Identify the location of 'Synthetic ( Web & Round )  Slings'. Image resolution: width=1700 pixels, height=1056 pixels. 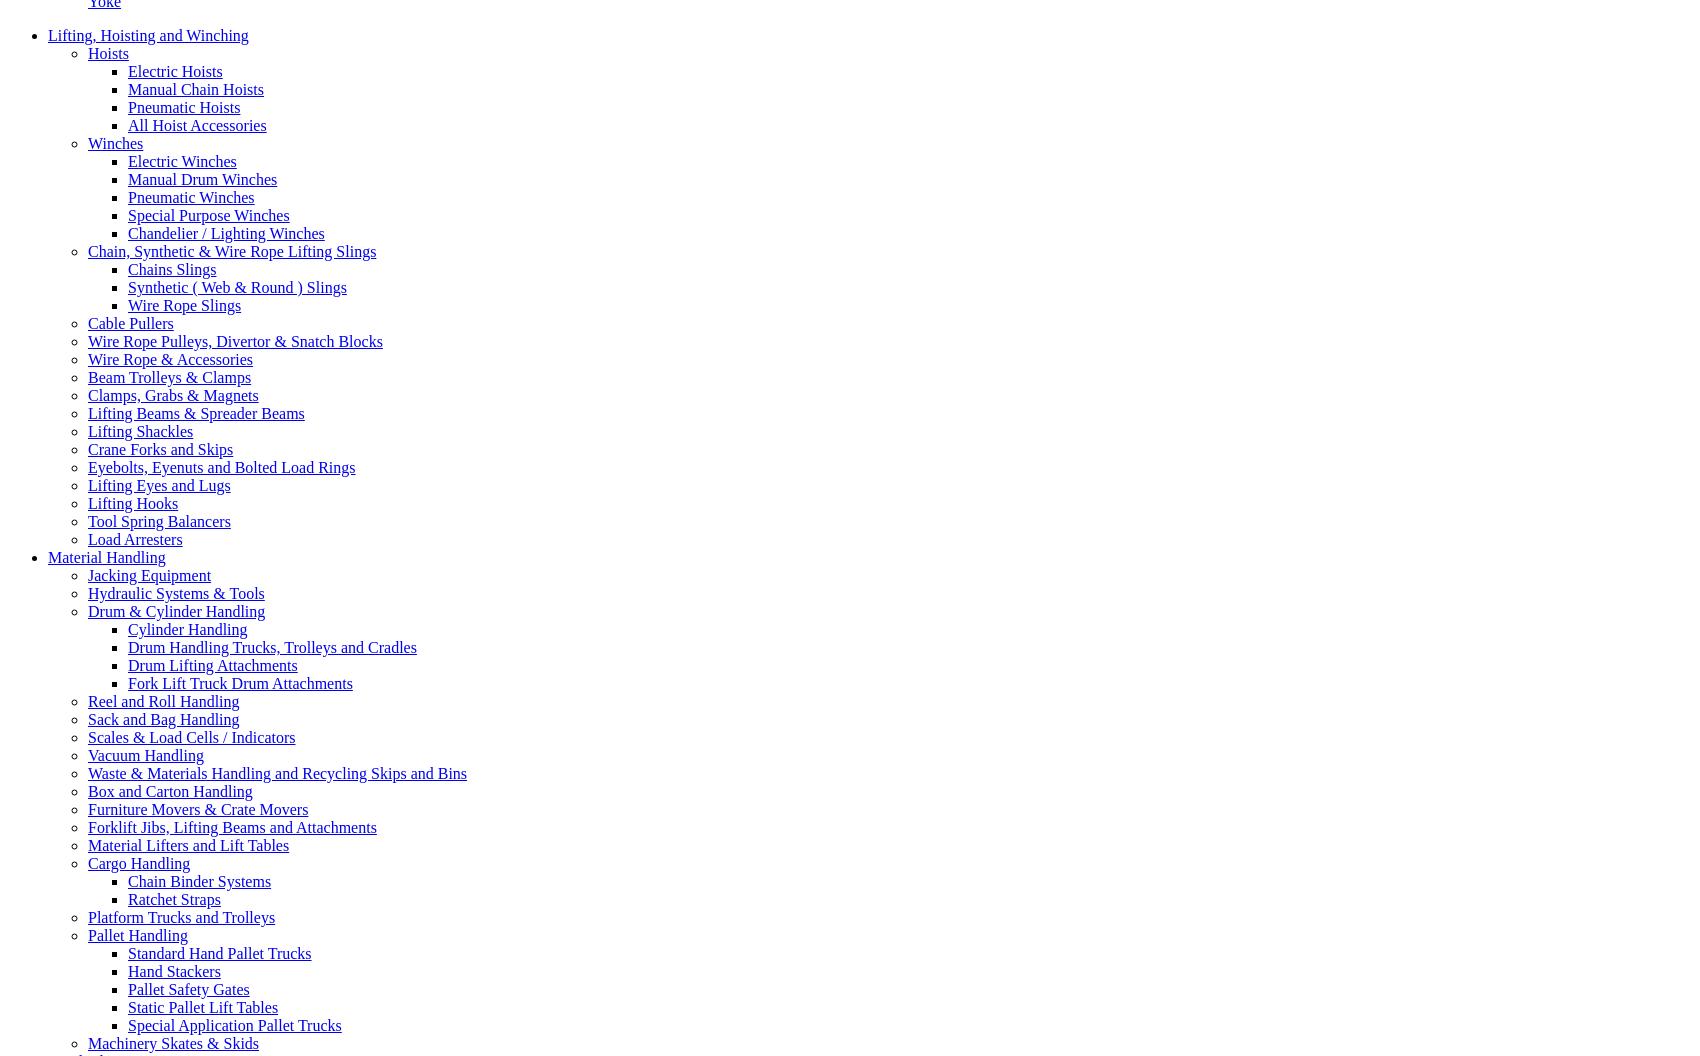
(127, 286).